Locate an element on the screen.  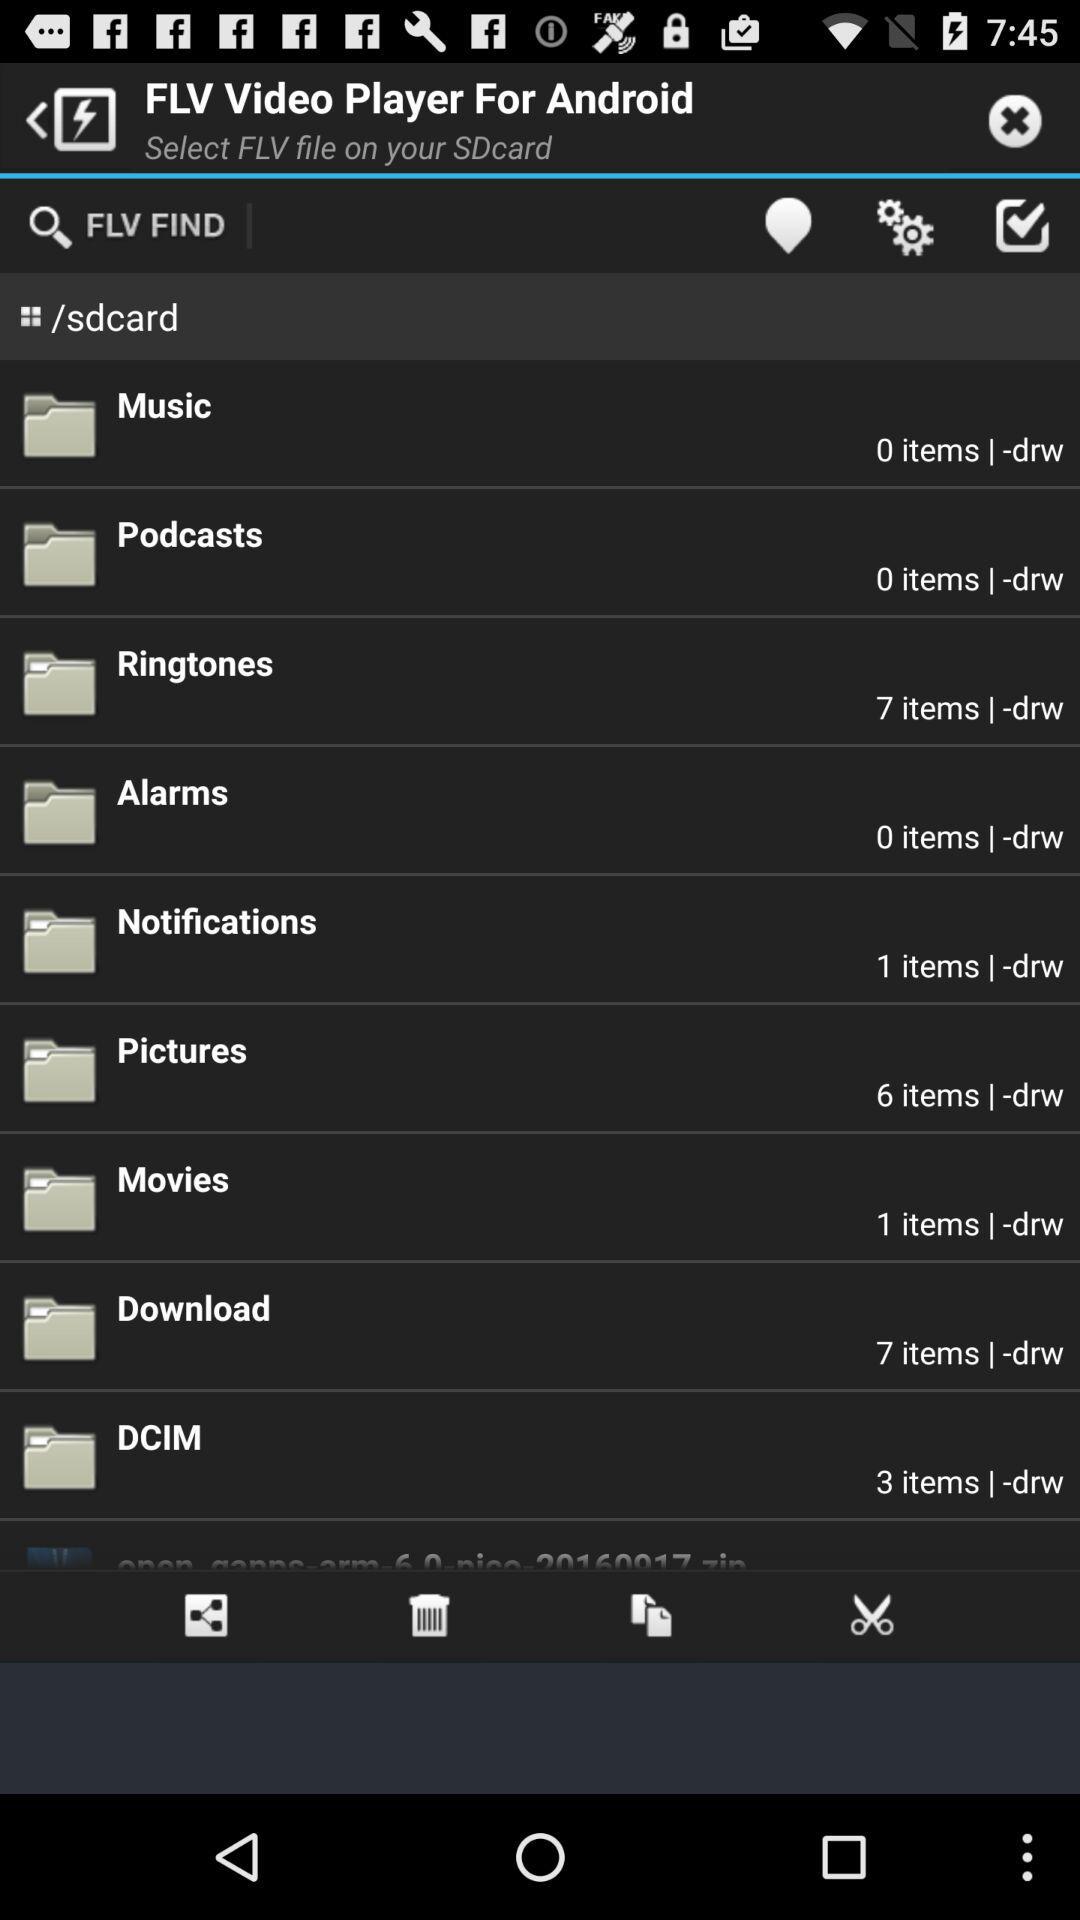
the item below open_gapps arm 6 item is located at coordinates (651, 1616).